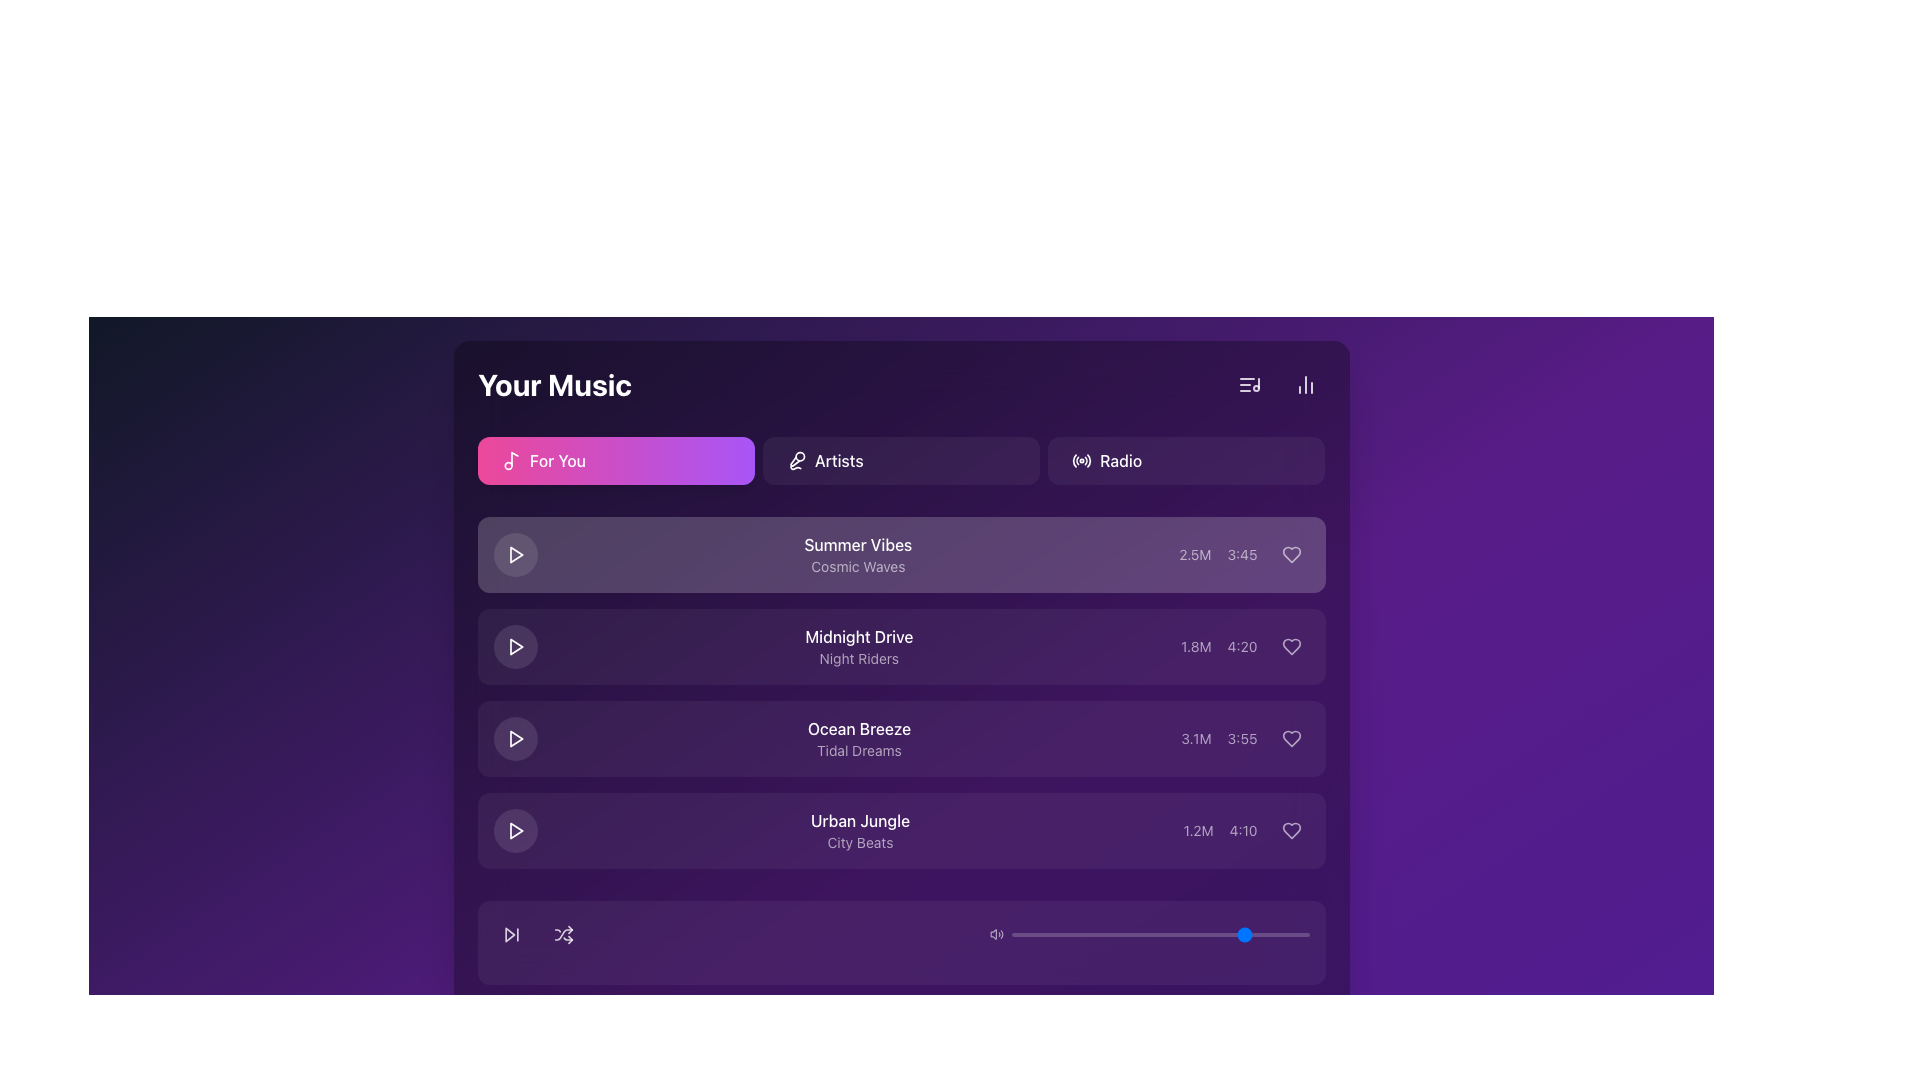 This screenshot has width=1920, height=1080. What do you see at coordinates (515, 647) in the screenshot?
I see `the play button for the track 'Midnight Drive'` at bounding box center [515, 647].